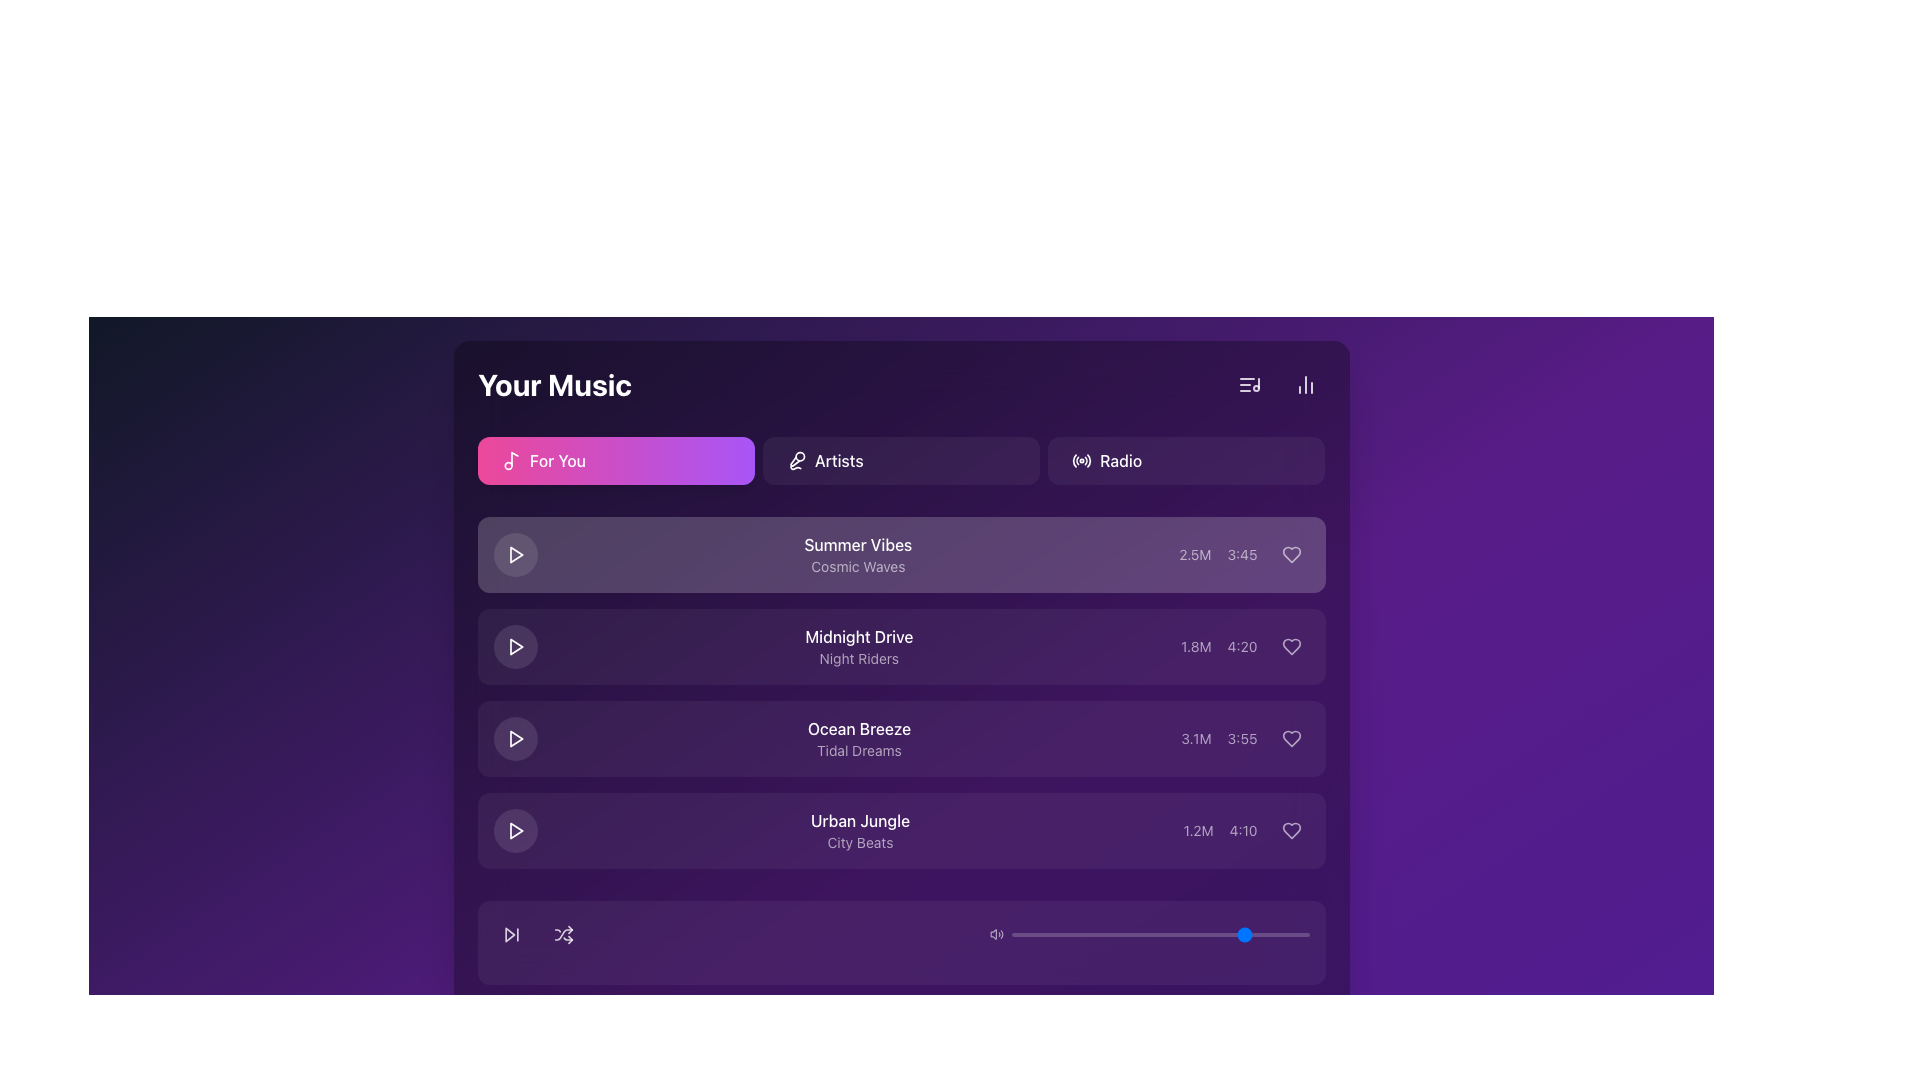 This screenshot has width=1920, height=1080. What do you see at coordinates (515, 647) in the screenshot?
I see `the play button for the track 'Midnight Drive'` at bounding box center [515, 647].